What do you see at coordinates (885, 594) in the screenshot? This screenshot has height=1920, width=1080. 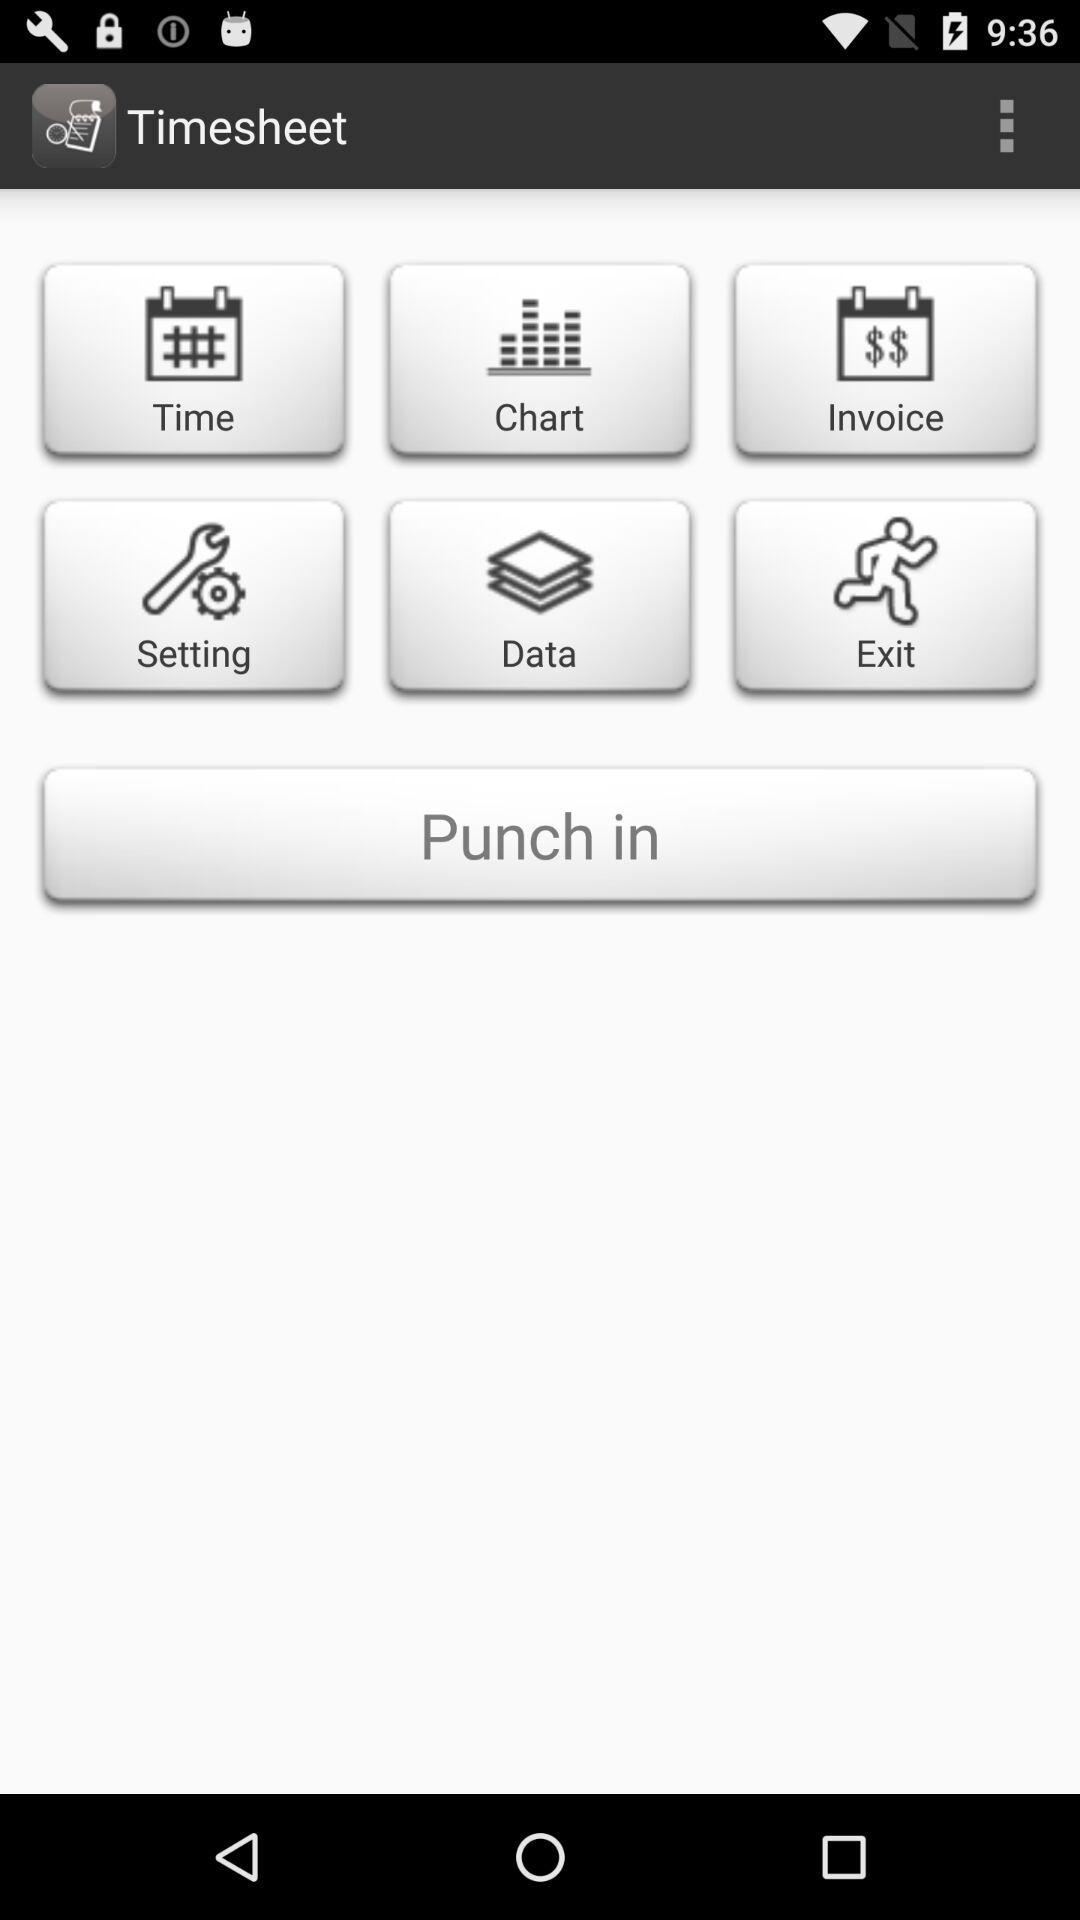 I see `the exit button on the web page` at bounding box center [885, 594].